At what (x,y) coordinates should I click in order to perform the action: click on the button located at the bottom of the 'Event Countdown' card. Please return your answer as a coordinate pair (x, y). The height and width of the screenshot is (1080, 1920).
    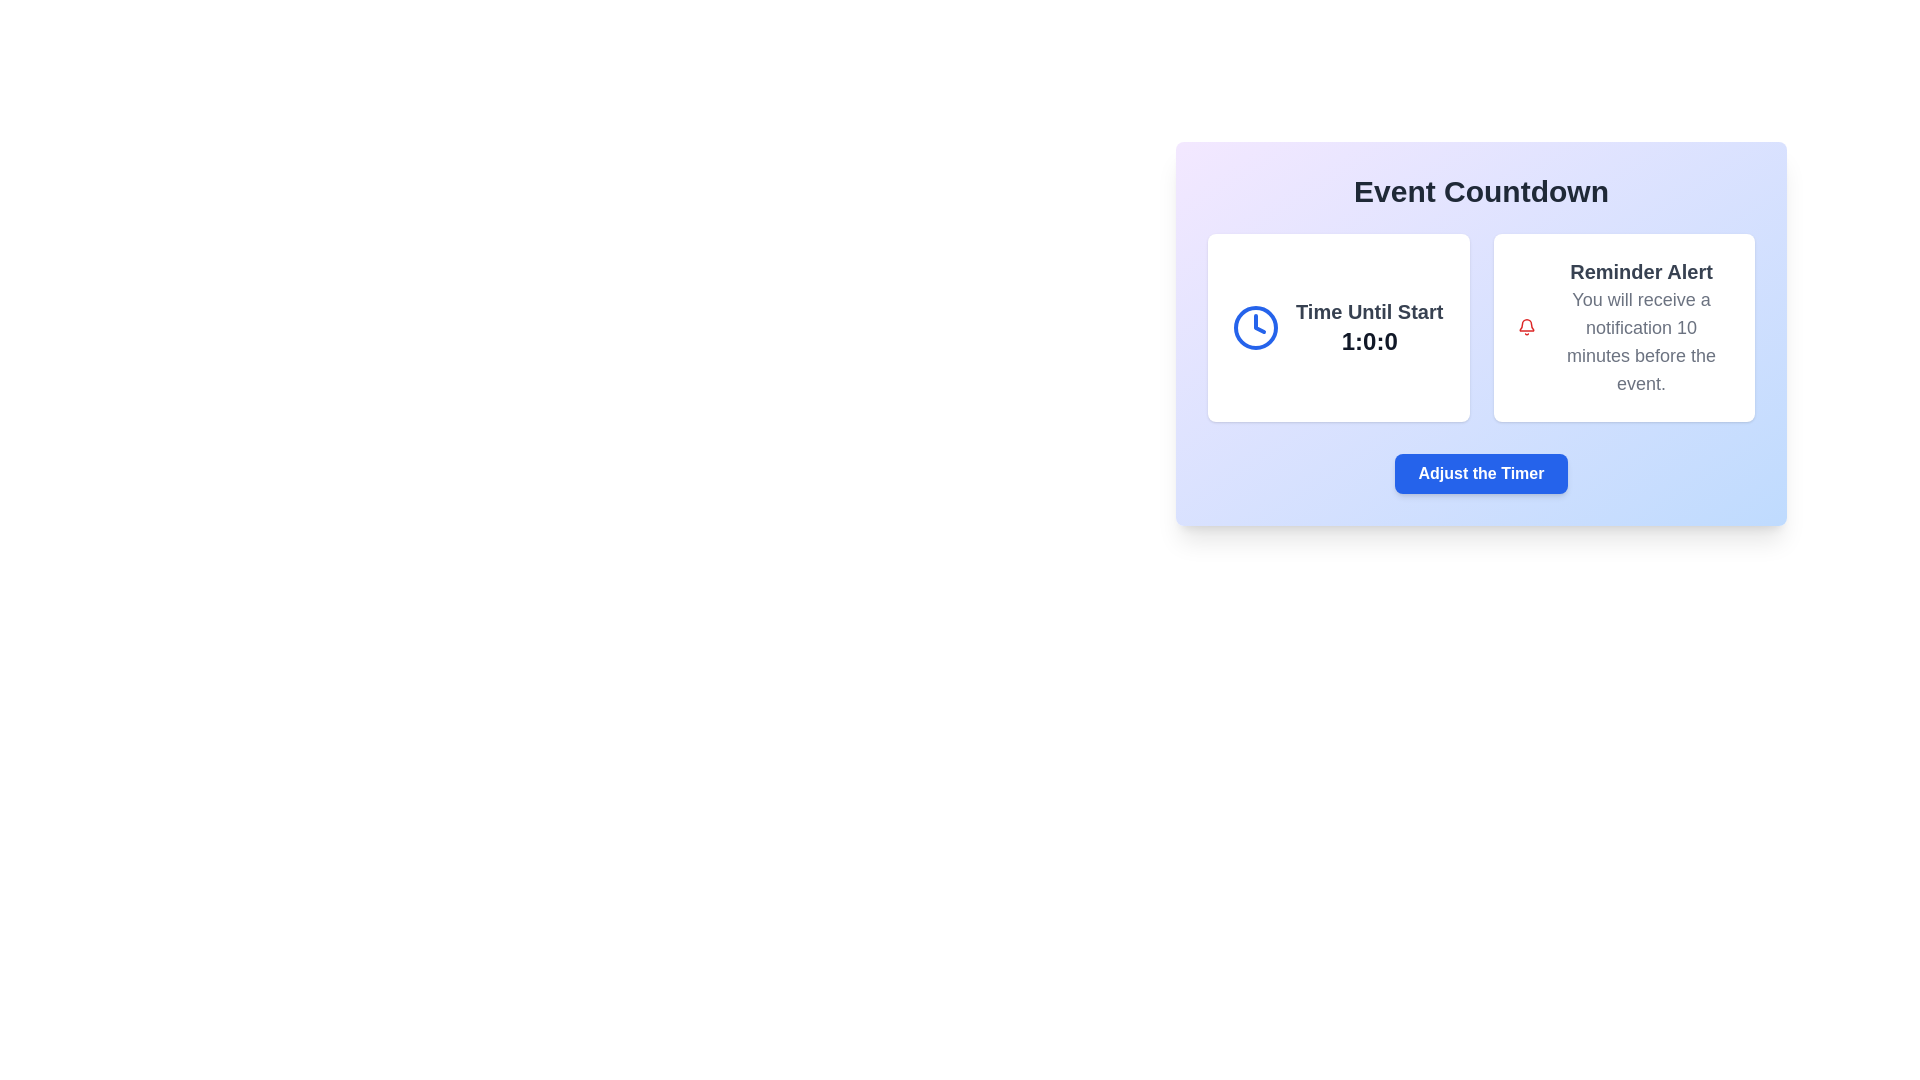
    Looking at the image, I should click on (1481, 474).